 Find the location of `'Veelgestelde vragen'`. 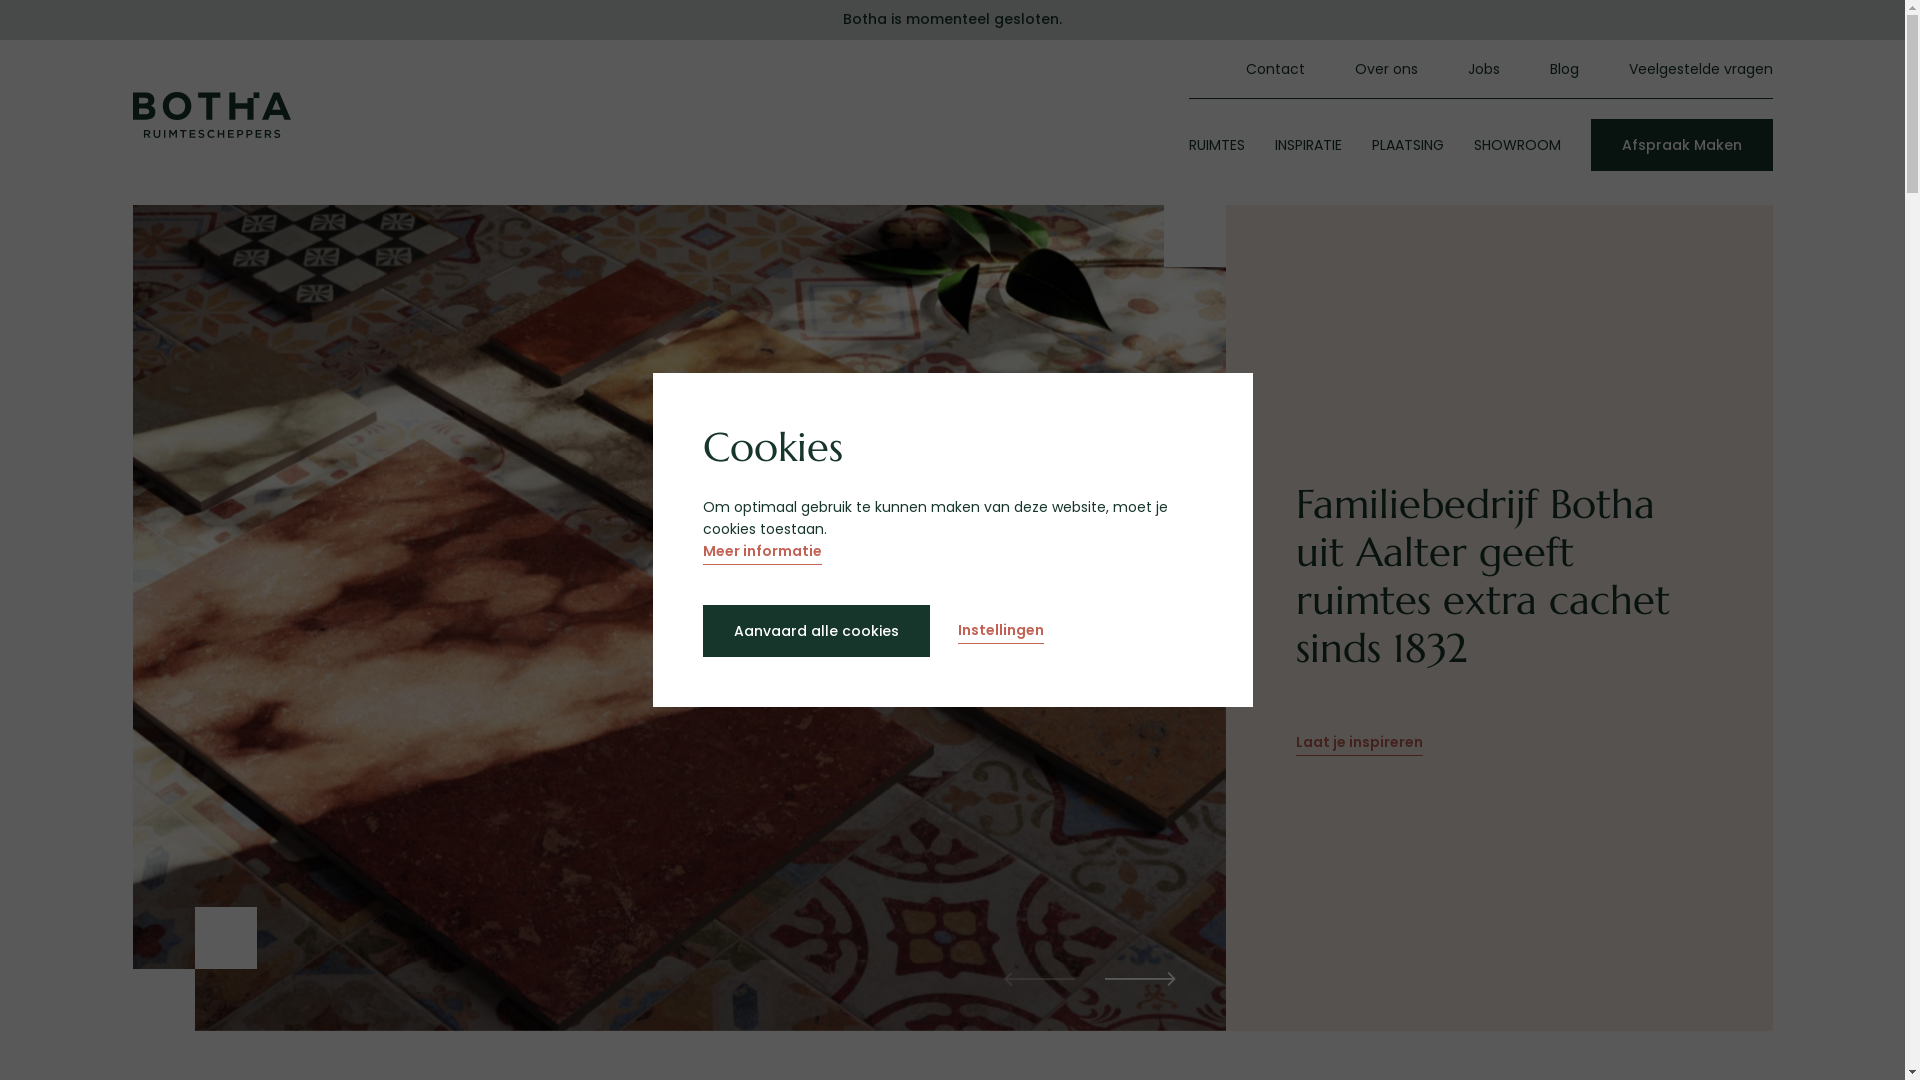

'Veelgestelde vragen' is located at coordinates (1698, 68).